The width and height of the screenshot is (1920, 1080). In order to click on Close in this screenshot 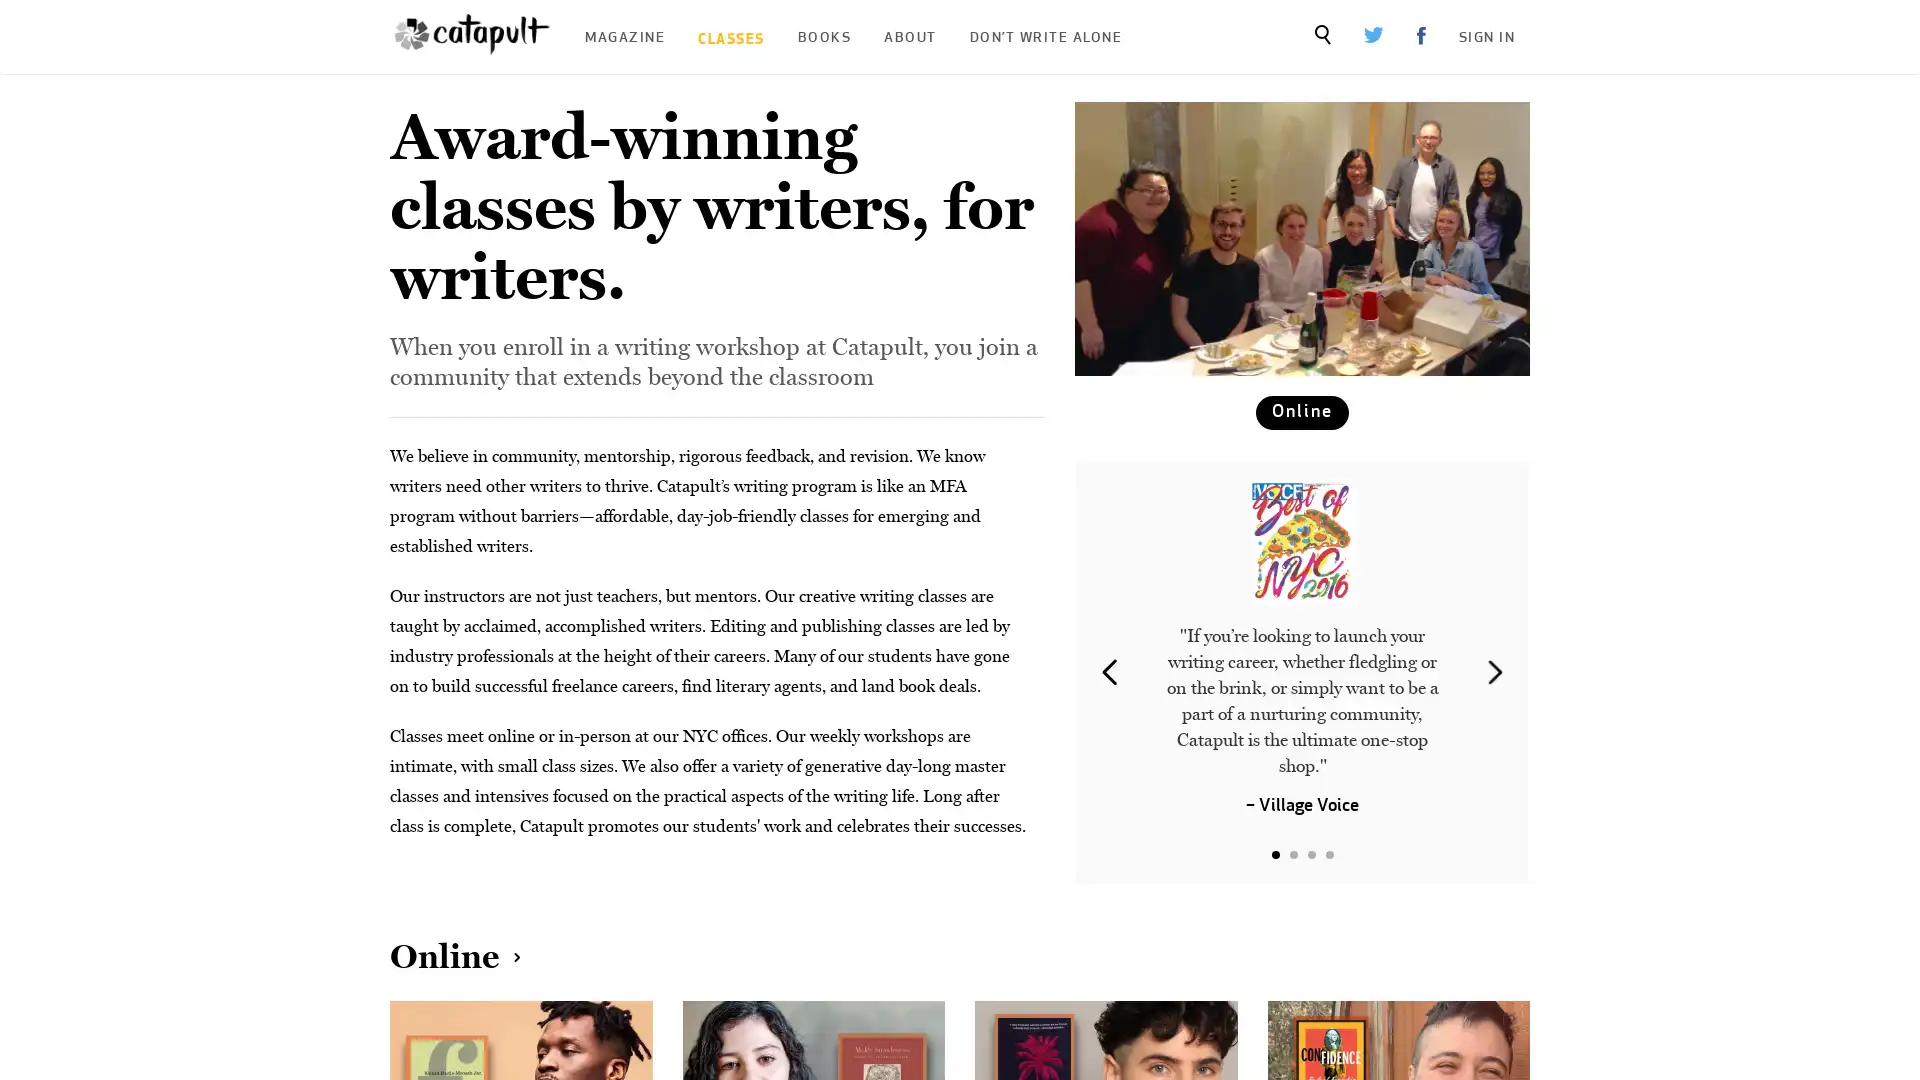, I will do `click(1898, 875)`.